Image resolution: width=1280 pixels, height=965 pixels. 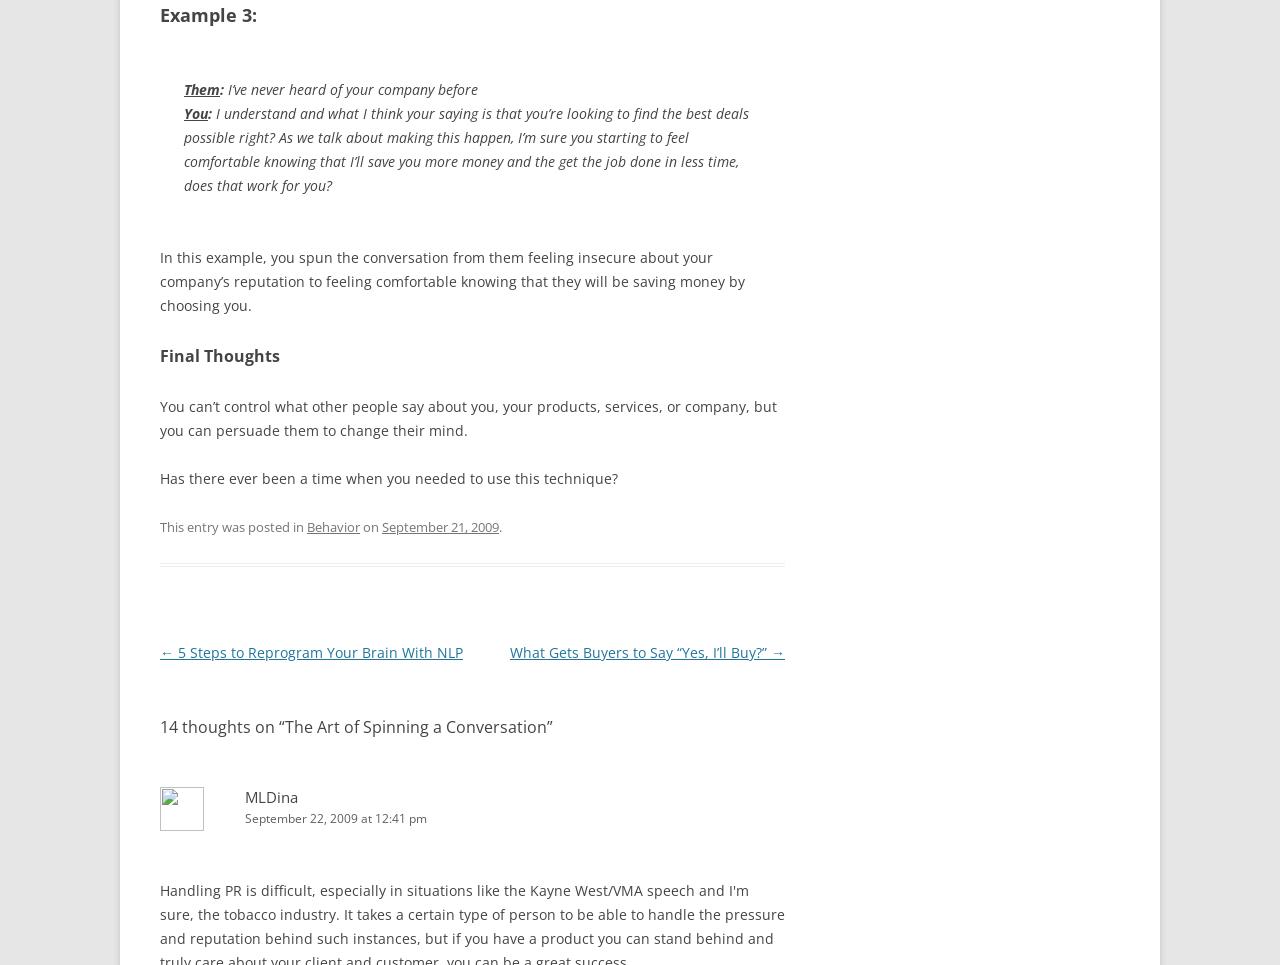 What do you see at coordinates (451, 280) in the screenshot?
I see `'In this example, you spun the conversation from them feeling insecure about your company’s reputation to feeling comfortable knowing that they will be saving money by choosing you.'` at bounding box center [451, 280].